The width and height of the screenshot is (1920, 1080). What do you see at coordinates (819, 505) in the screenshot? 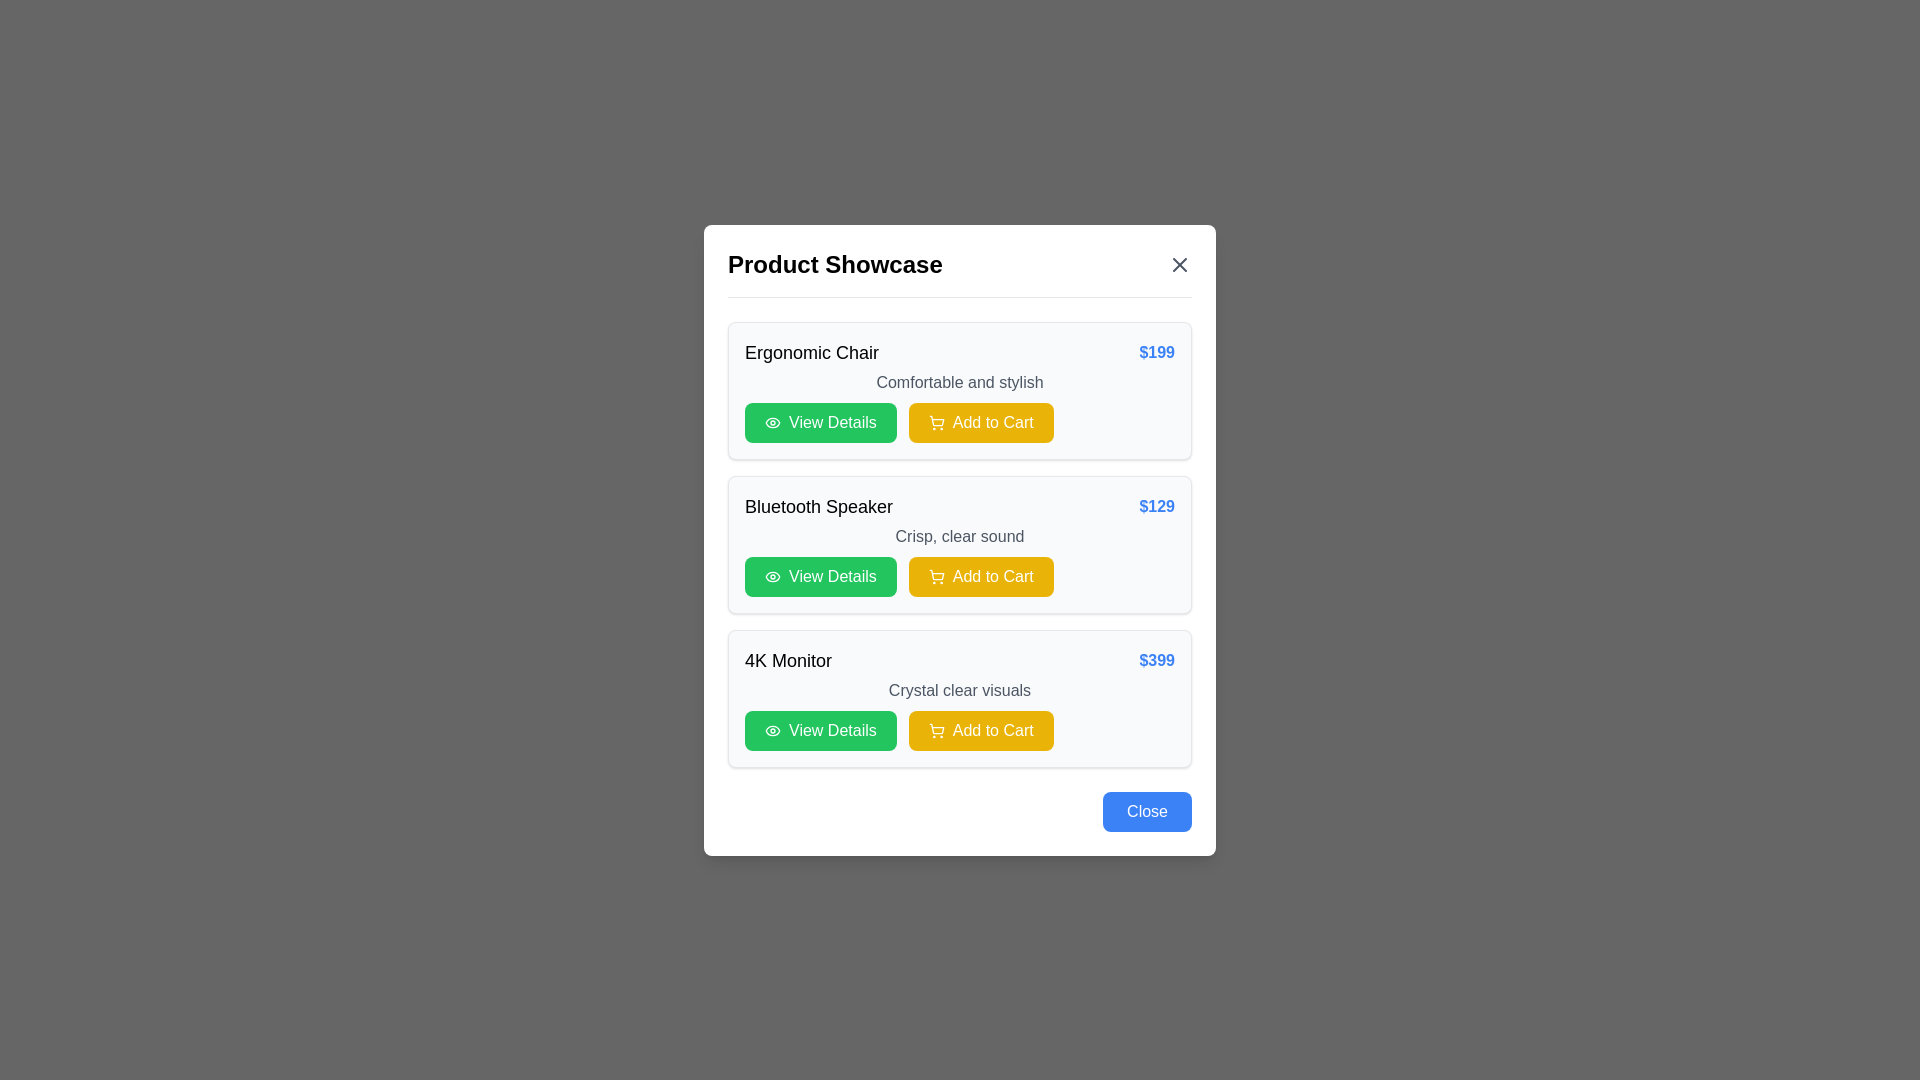
I see `the text label reading 'Bluetooth Speaker', which is styled as a title in bold typography and positioned as the primary title of the second product card in the list format` at bounding box center [819, 505].